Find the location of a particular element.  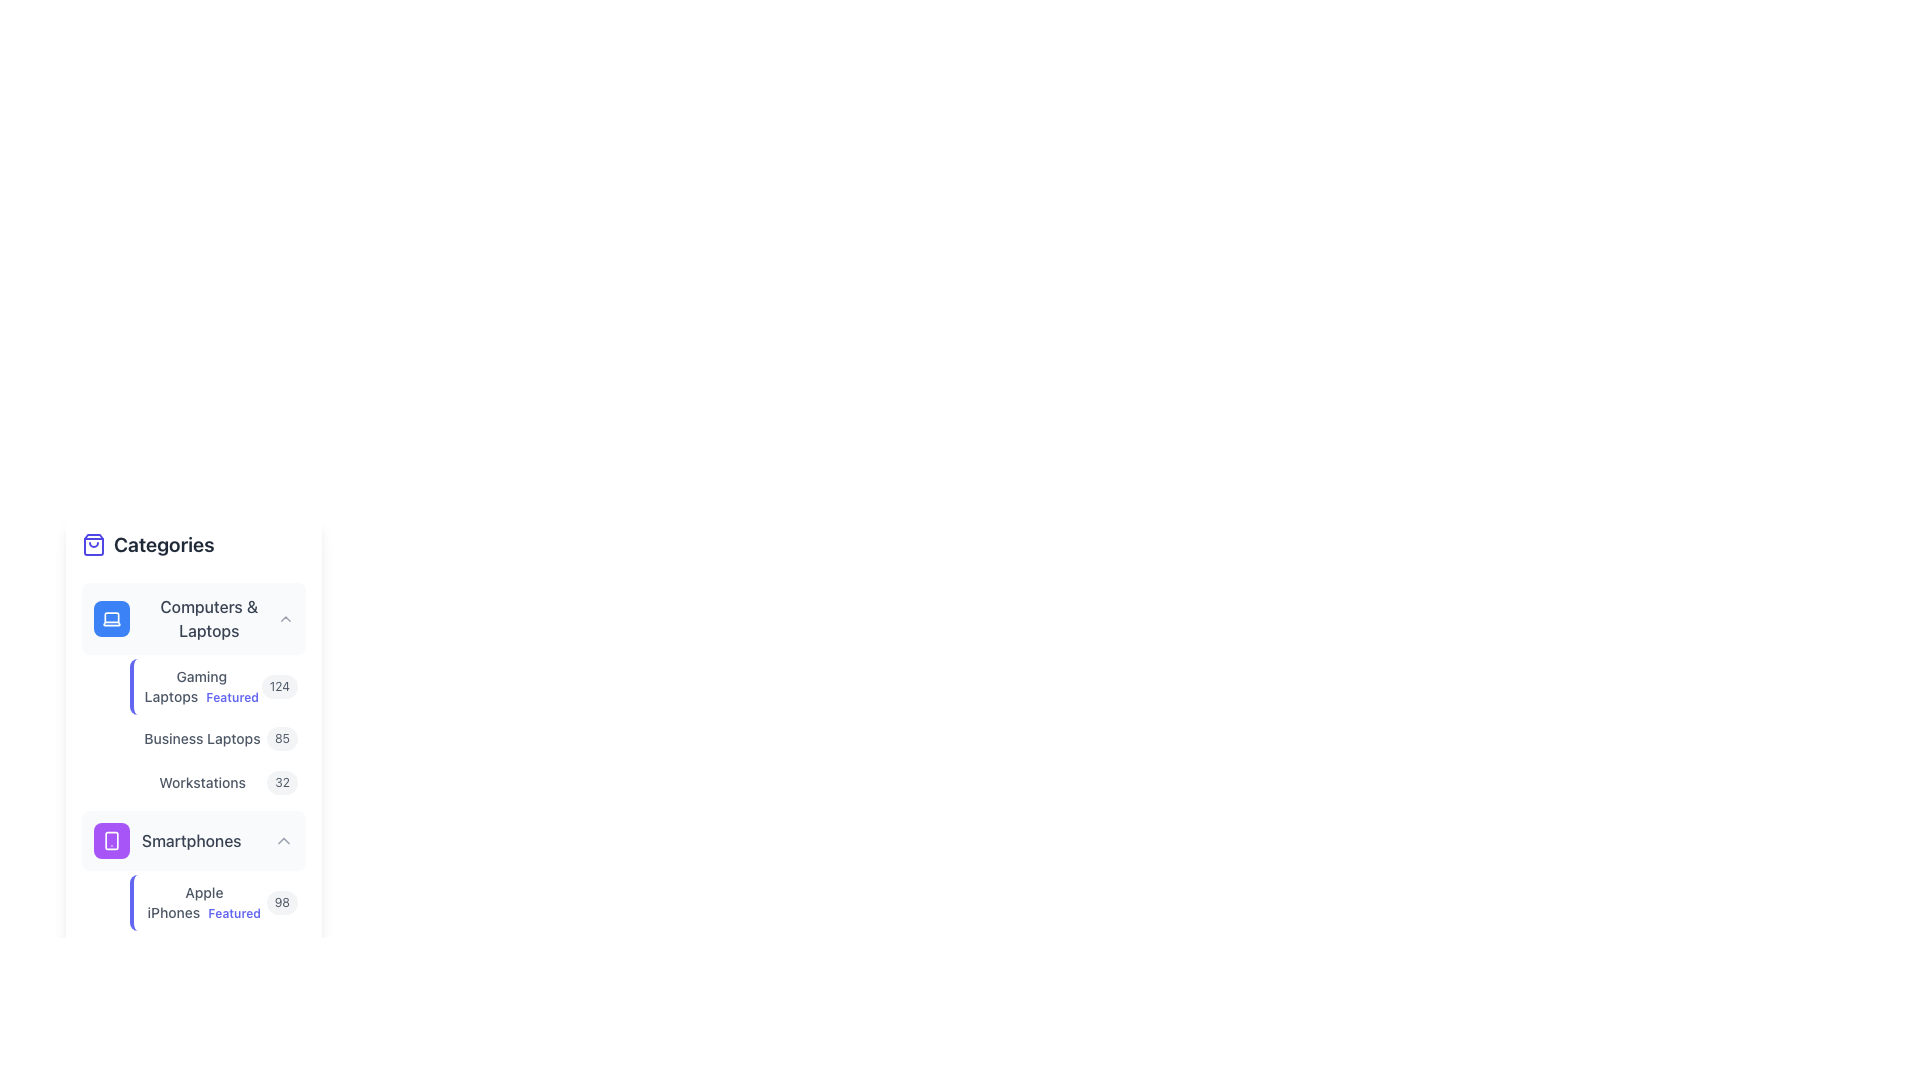

the Chevron icon that acts as a toggle for expanding or collapsing the 'Smartphones' section, located at the far-right next to the 'Smartphones' text and icon is located at coordinates (282, 840).